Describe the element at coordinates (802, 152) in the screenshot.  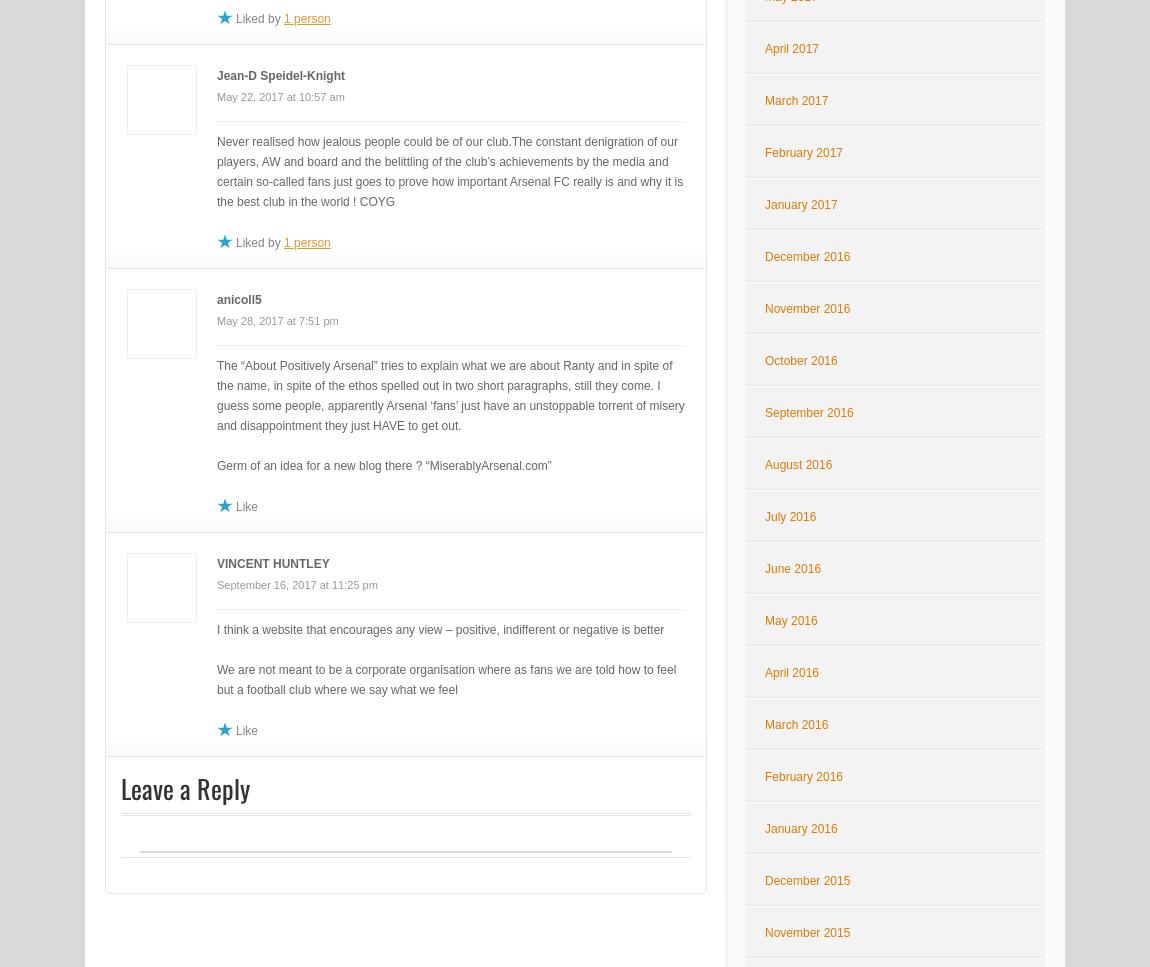
I see `'February 2017'` at that location.